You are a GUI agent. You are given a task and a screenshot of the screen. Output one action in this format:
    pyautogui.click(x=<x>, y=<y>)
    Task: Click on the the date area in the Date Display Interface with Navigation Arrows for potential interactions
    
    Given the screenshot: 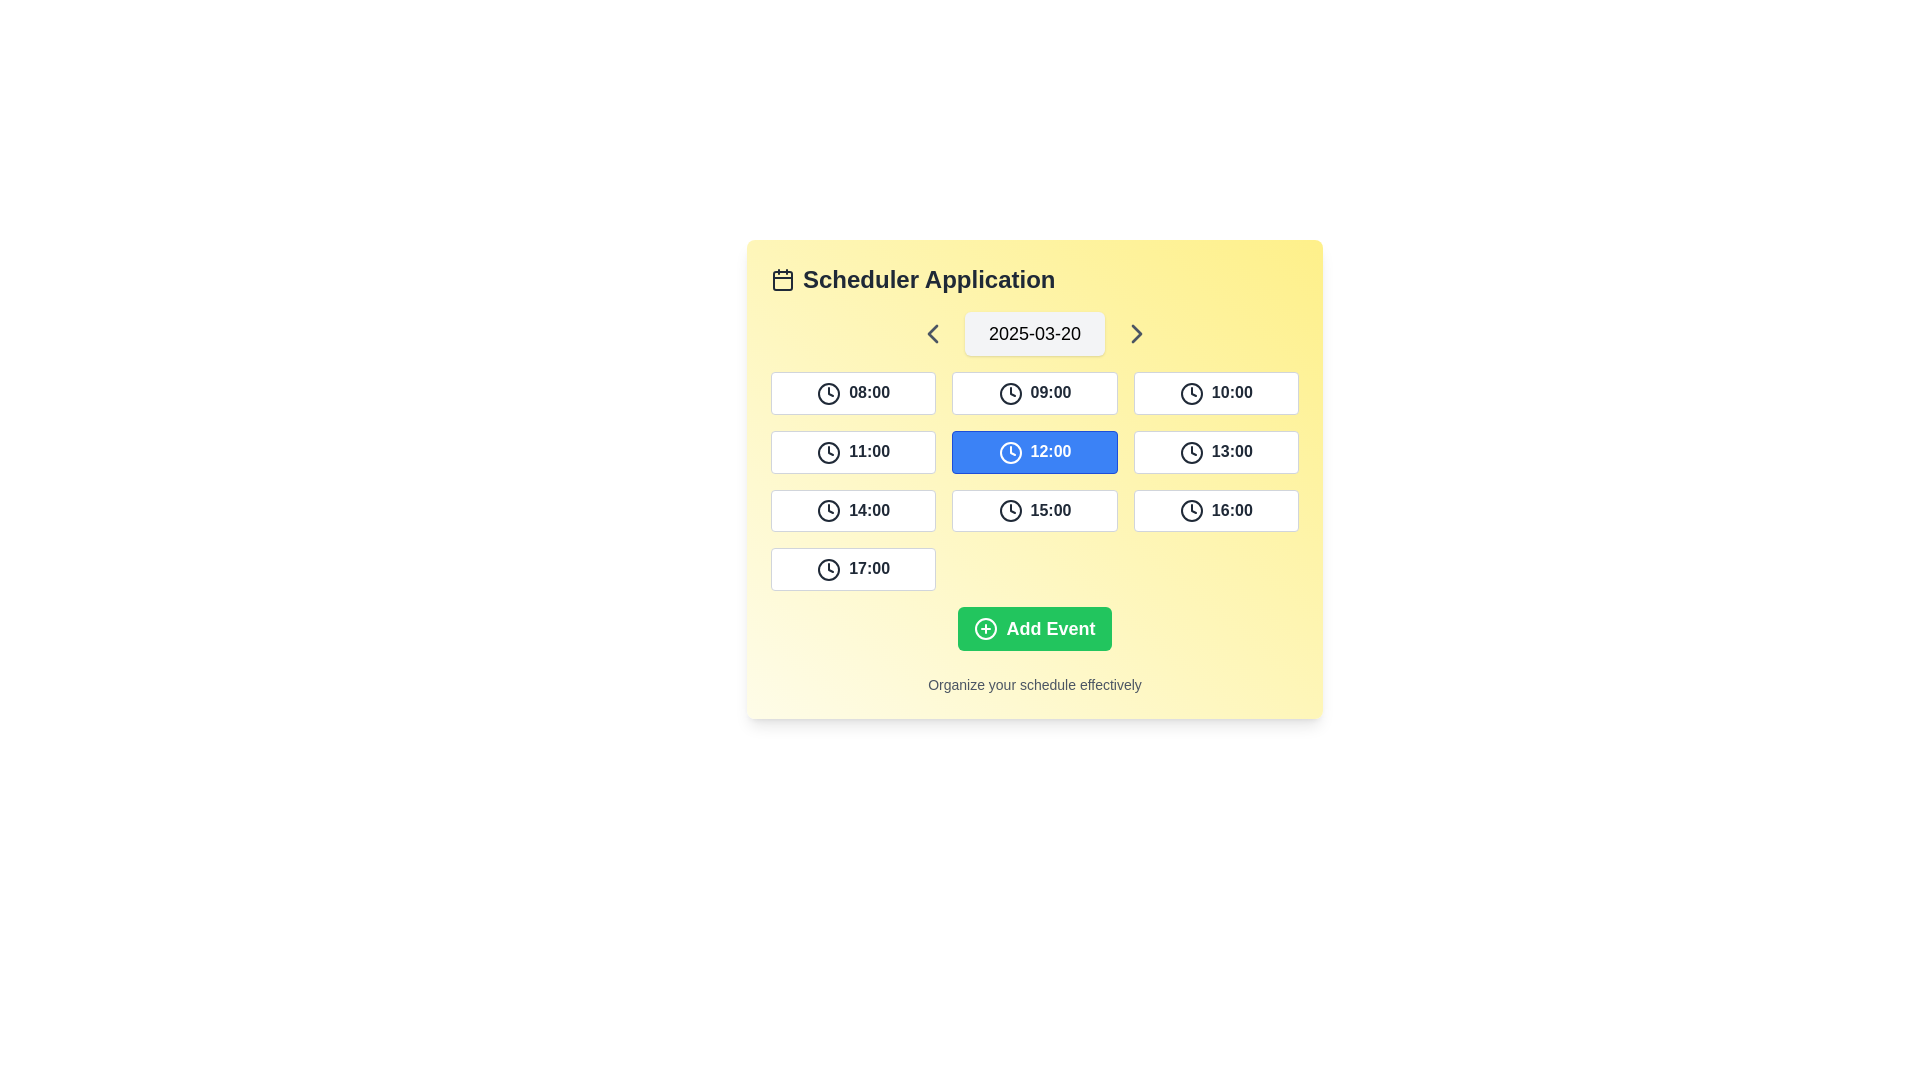 What is the action you would take?
    pyautogui.click(x=1035, y=333)
    